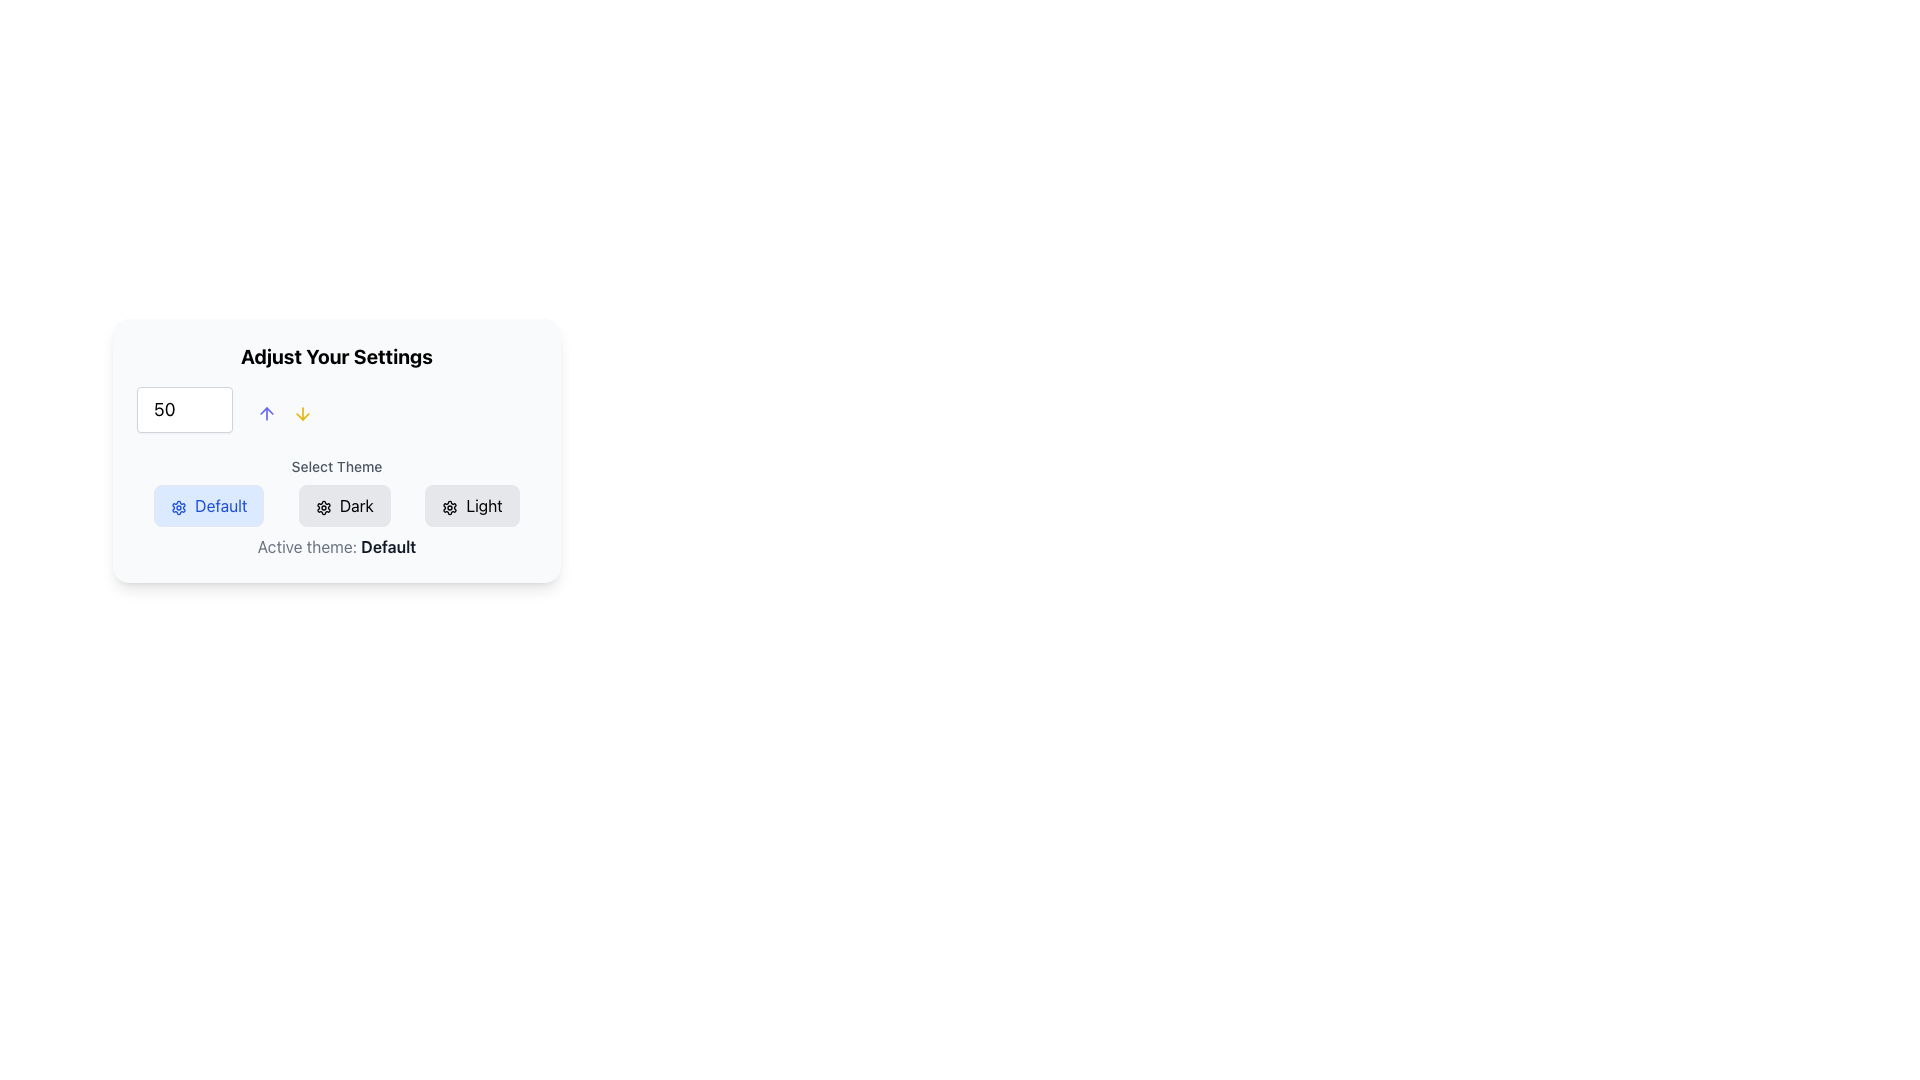 The height and width of the screenshot is (1080, 1920). Describe the element at coordinates (336, 507) in the screenshot. I see `the interactive buttons for theme selection (Default, Dark, Light) located beneath 'Adjust Your Settings' and above 'Active theme: Default'` at that location.